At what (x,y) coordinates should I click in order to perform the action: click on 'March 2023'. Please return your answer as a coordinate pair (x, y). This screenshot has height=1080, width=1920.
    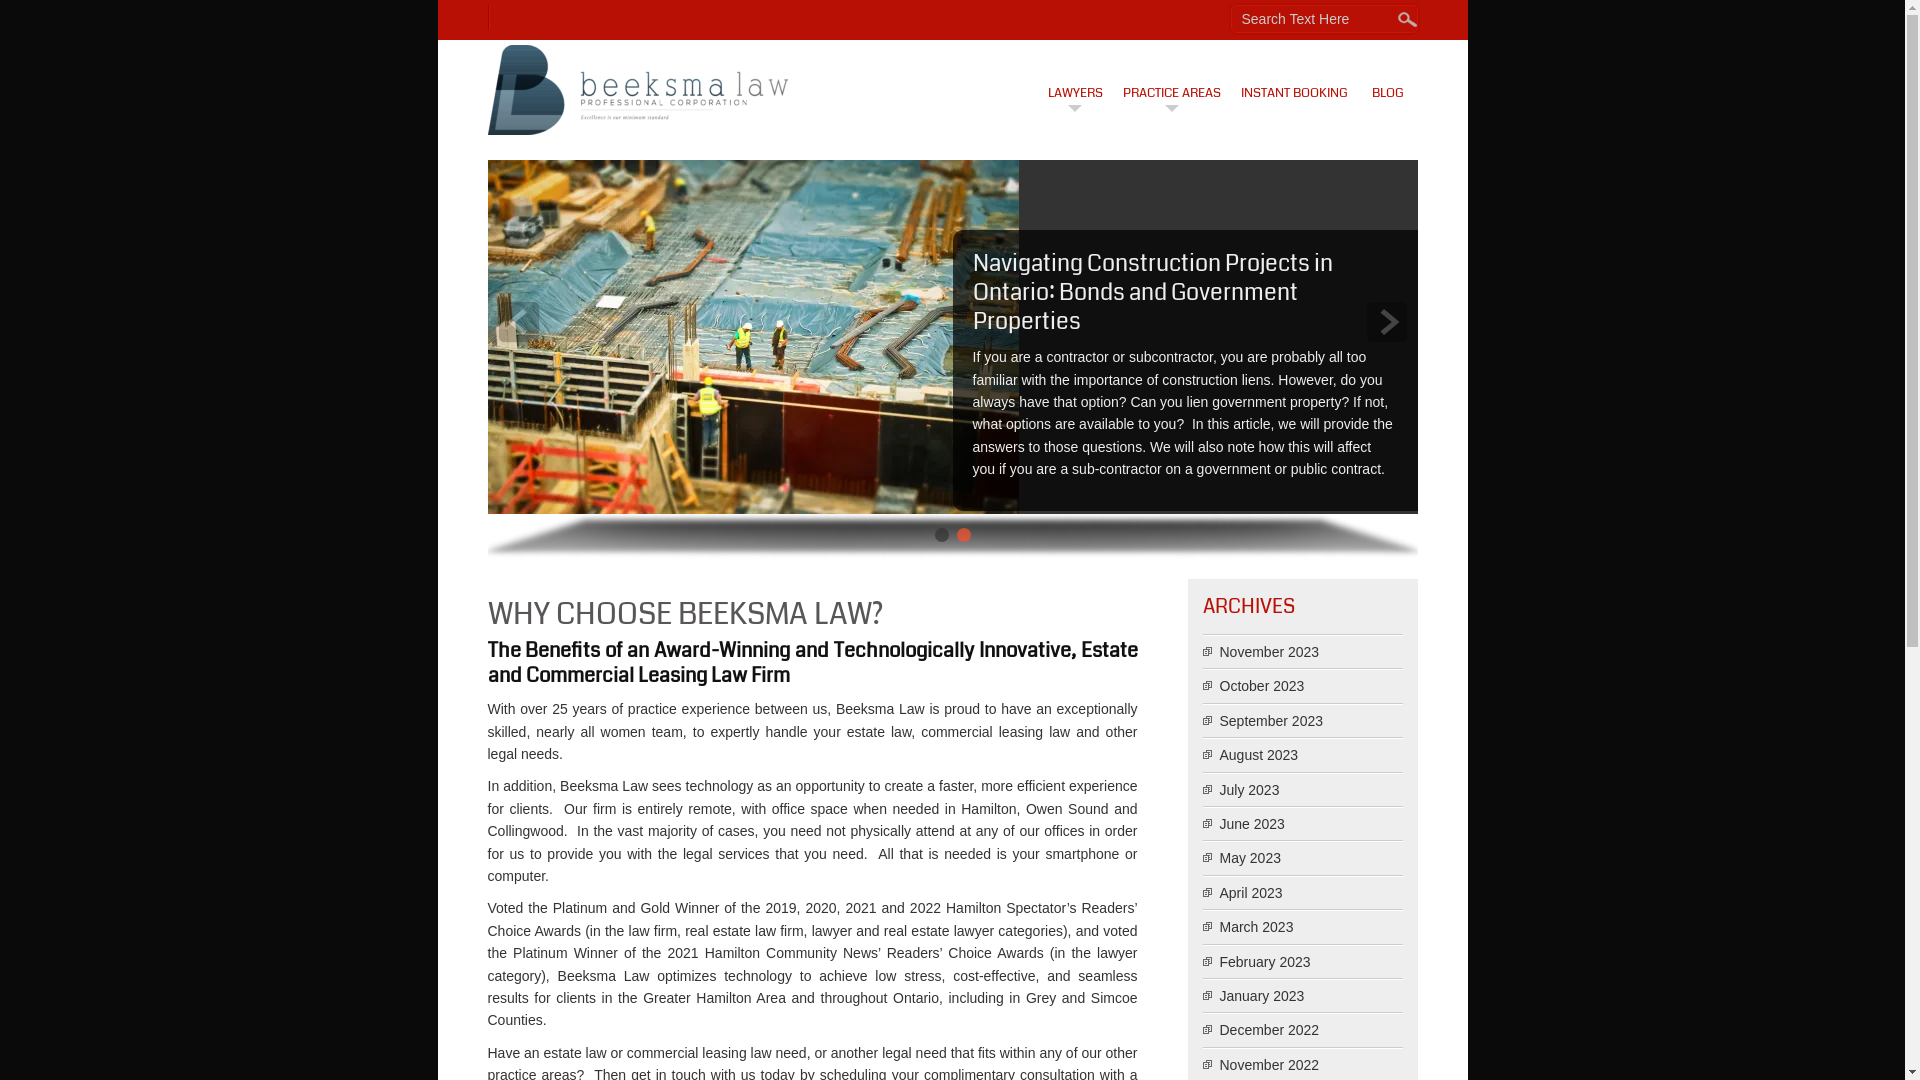
    Looking at the image, I should click on (1256, 926).